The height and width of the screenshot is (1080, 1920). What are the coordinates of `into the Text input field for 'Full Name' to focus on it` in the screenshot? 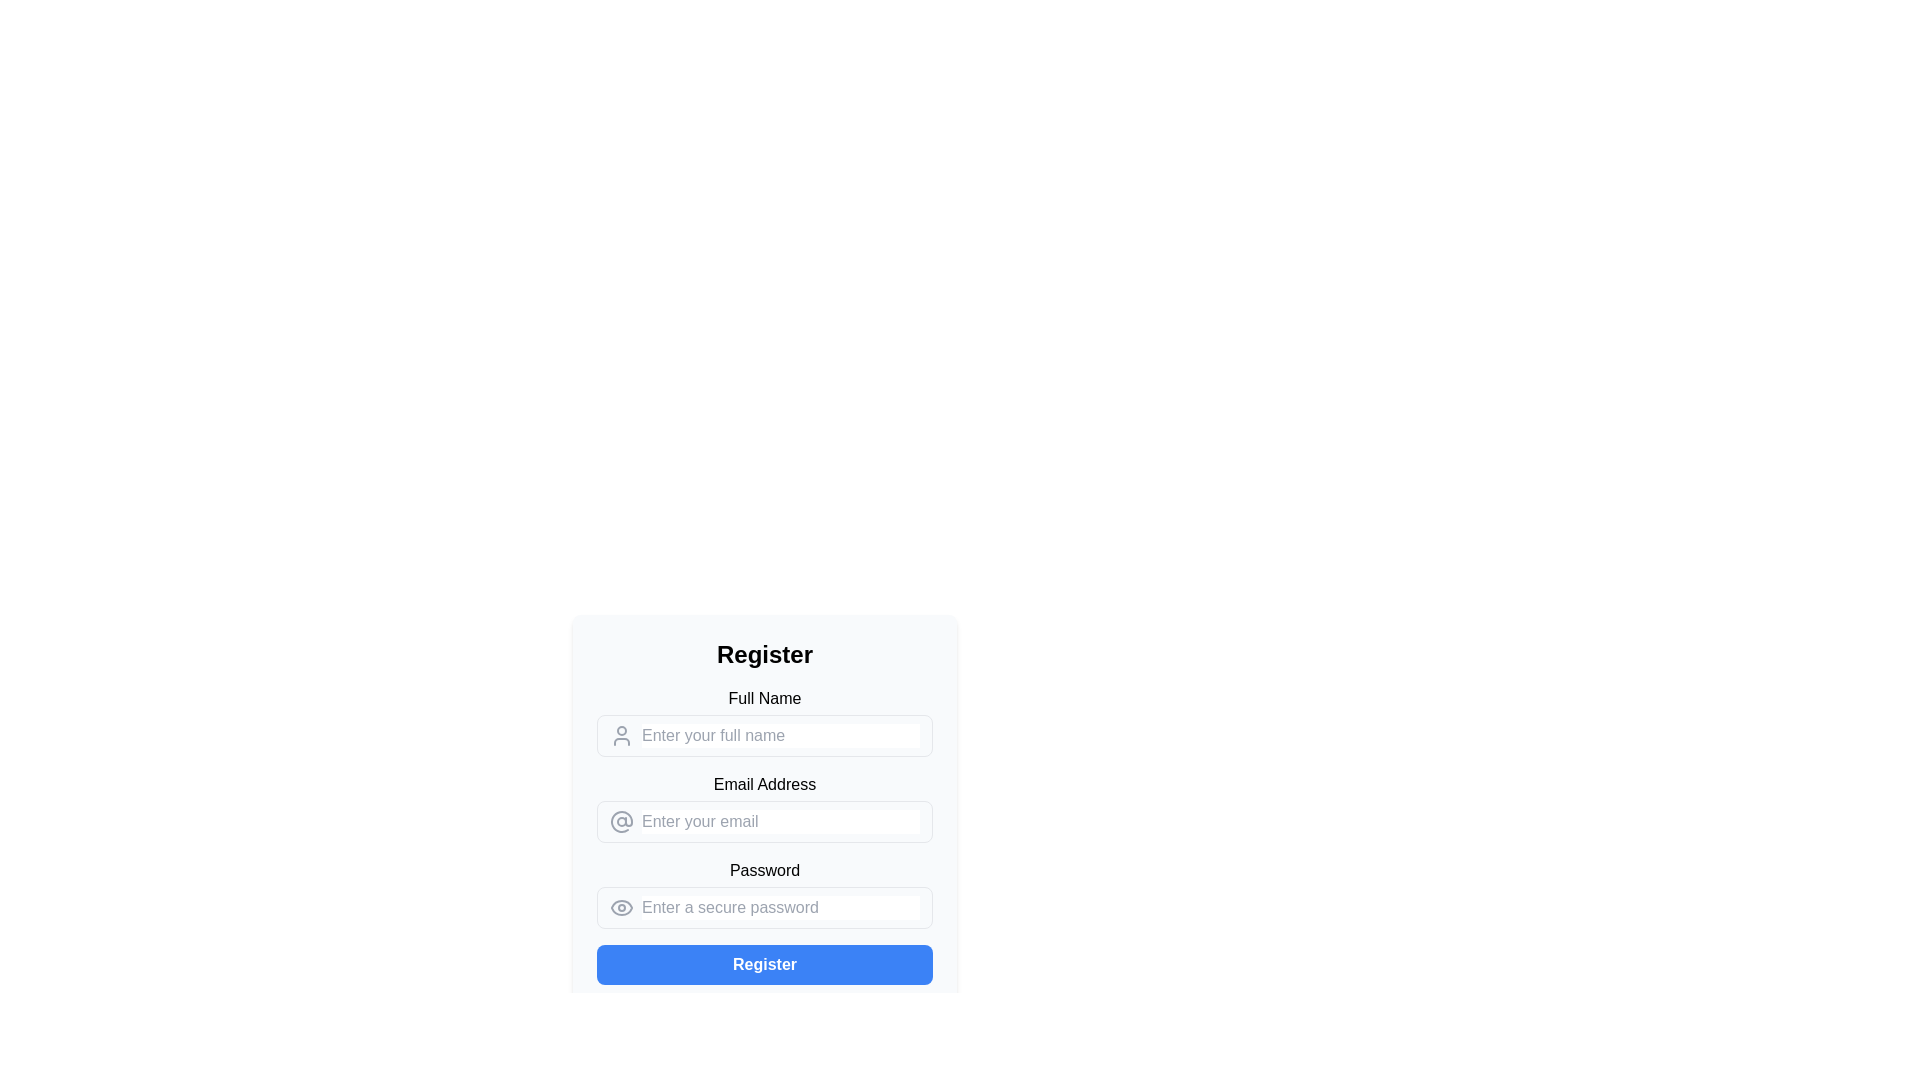 It's located at (763, 736).